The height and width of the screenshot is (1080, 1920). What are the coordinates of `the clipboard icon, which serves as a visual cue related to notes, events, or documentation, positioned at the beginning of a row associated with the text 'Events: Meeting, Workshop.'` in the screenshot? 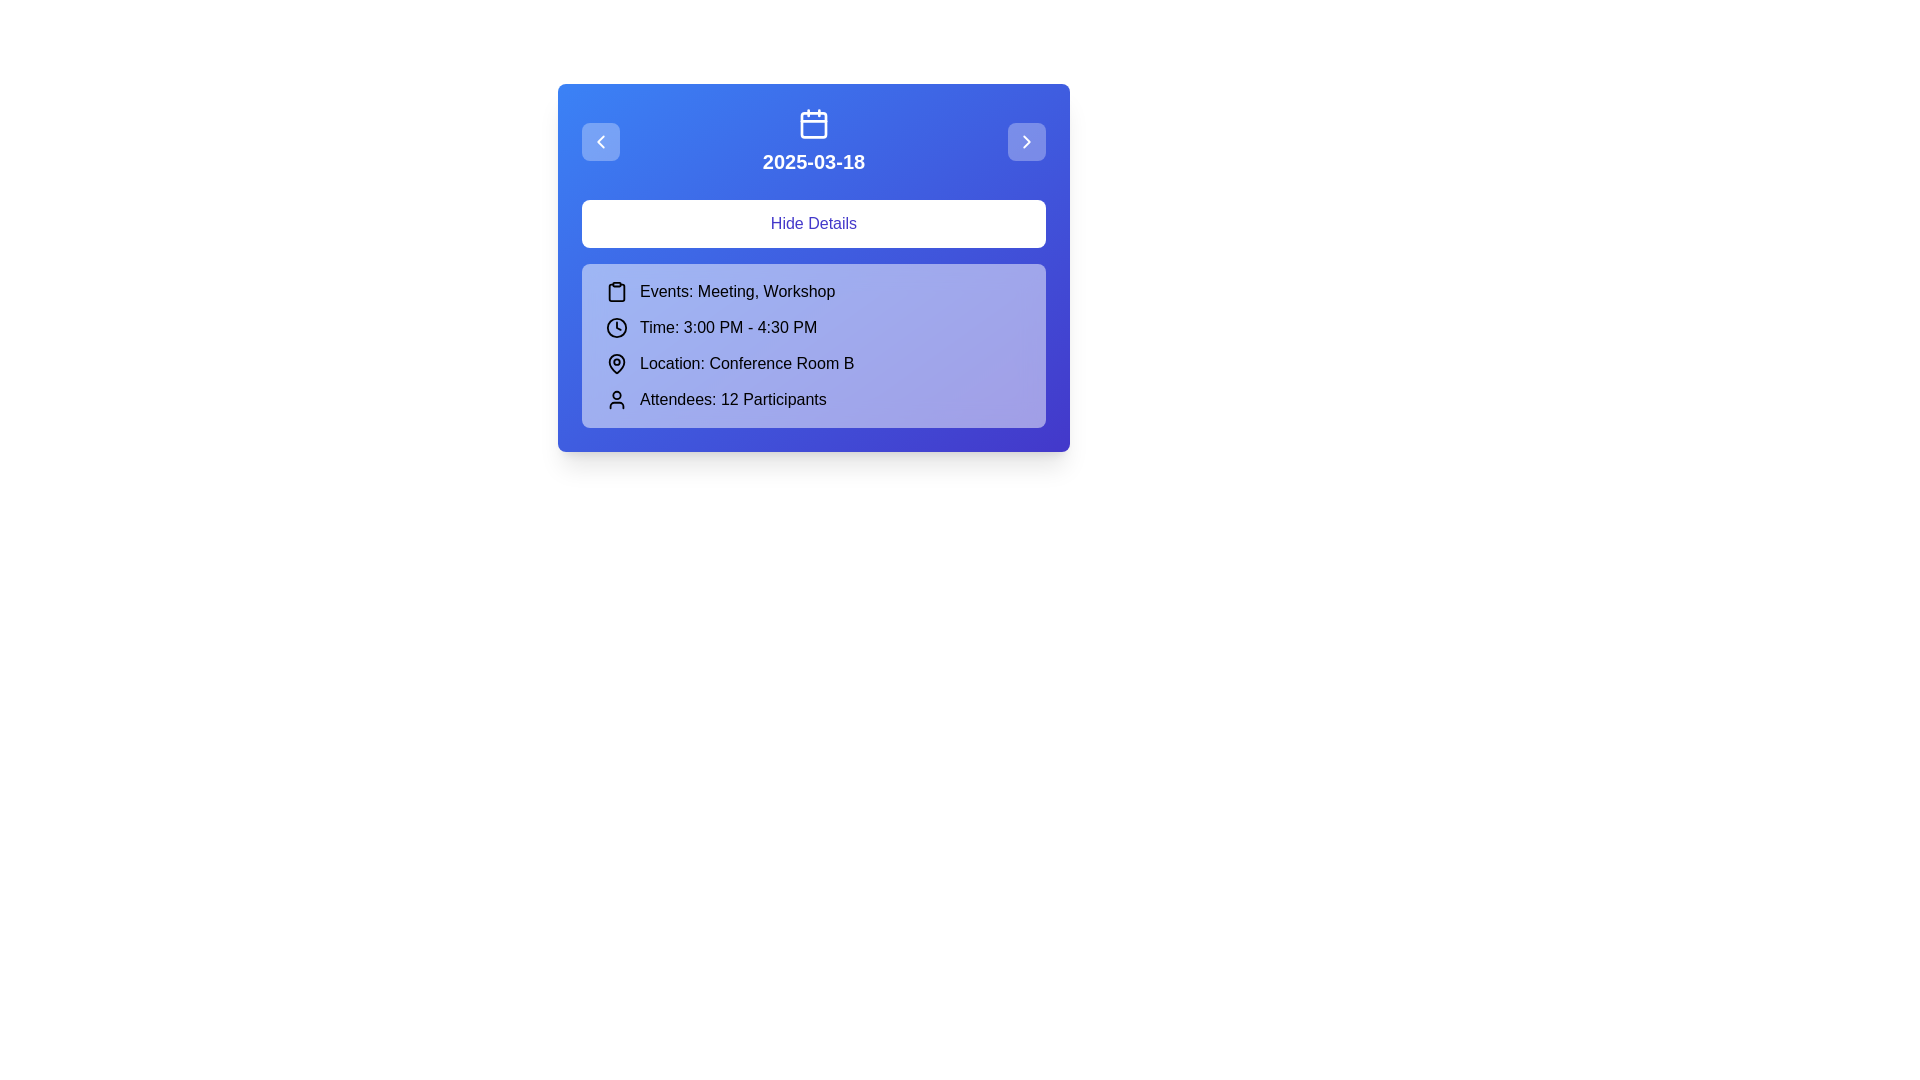 It's located at (616, 292).